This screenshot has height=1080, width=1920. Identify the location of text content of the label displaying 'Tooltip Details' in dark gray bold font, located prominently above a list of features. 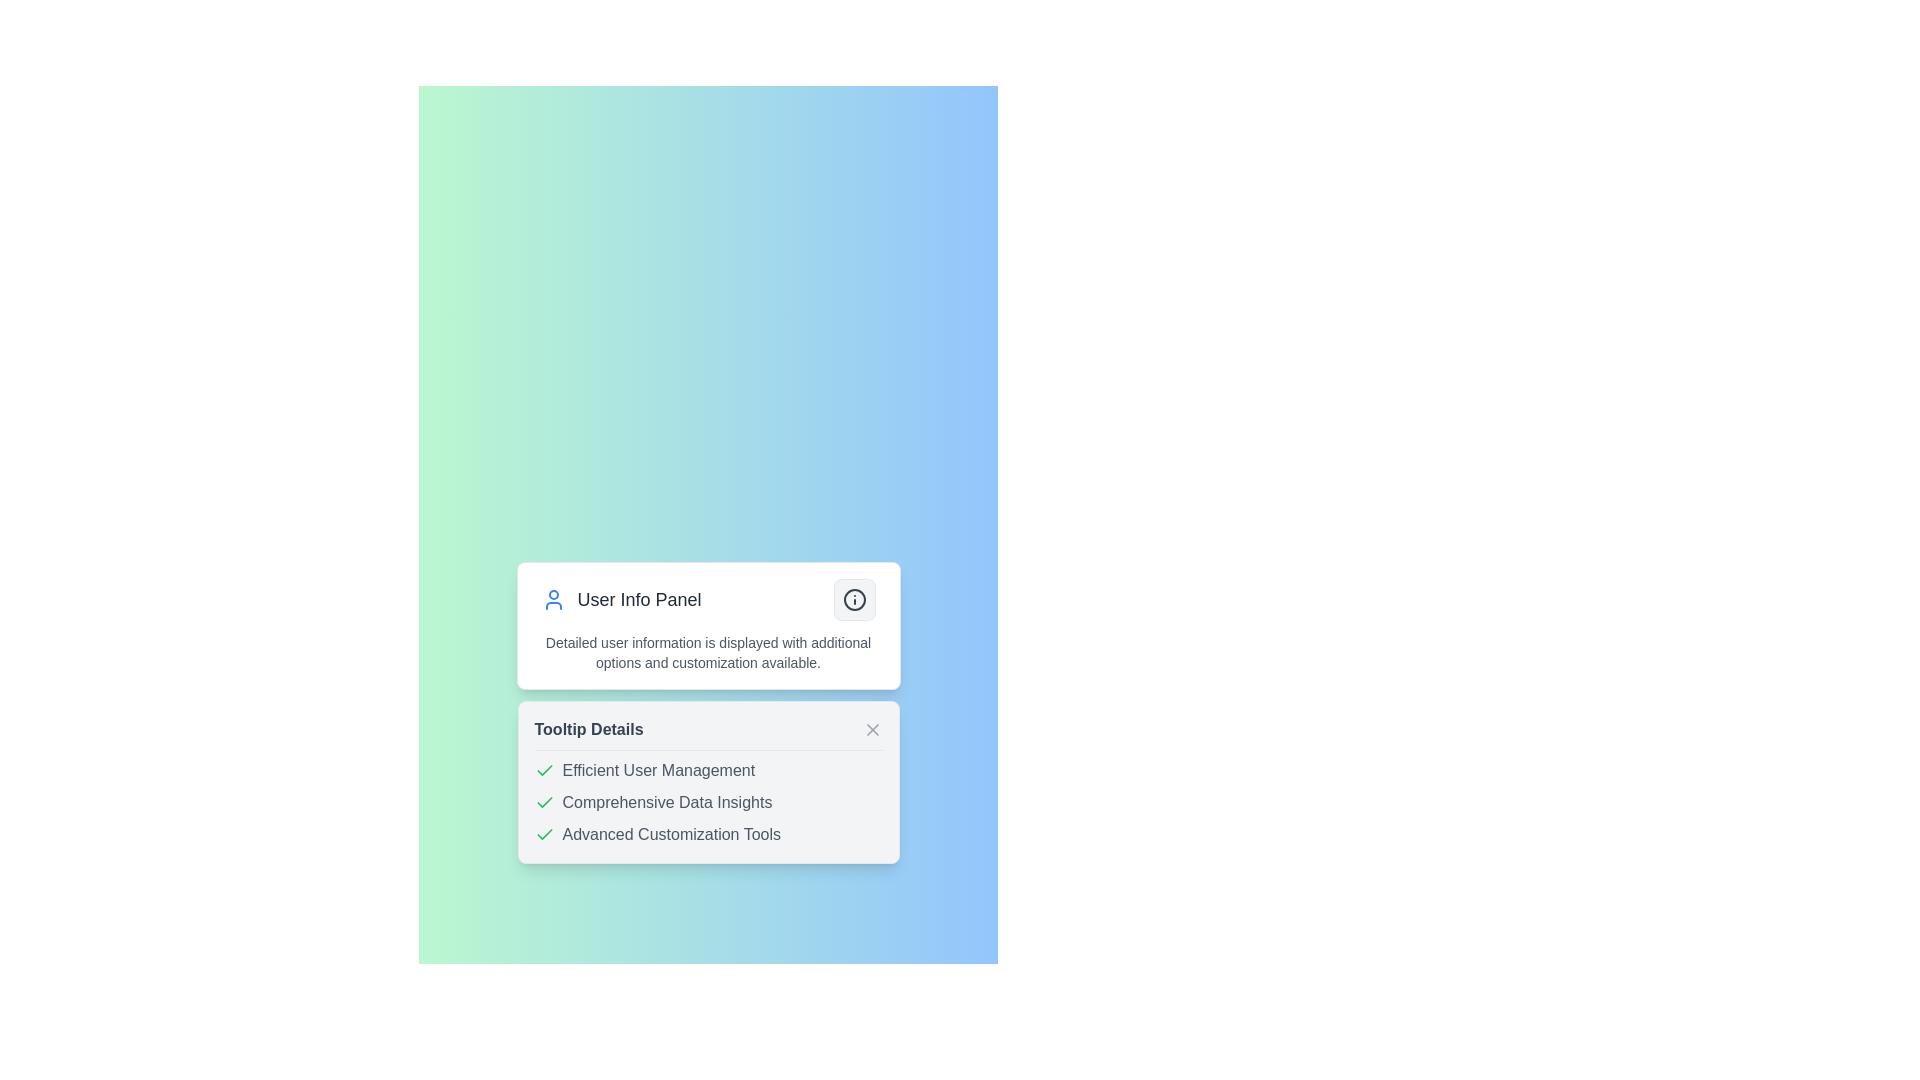
(588, 729).